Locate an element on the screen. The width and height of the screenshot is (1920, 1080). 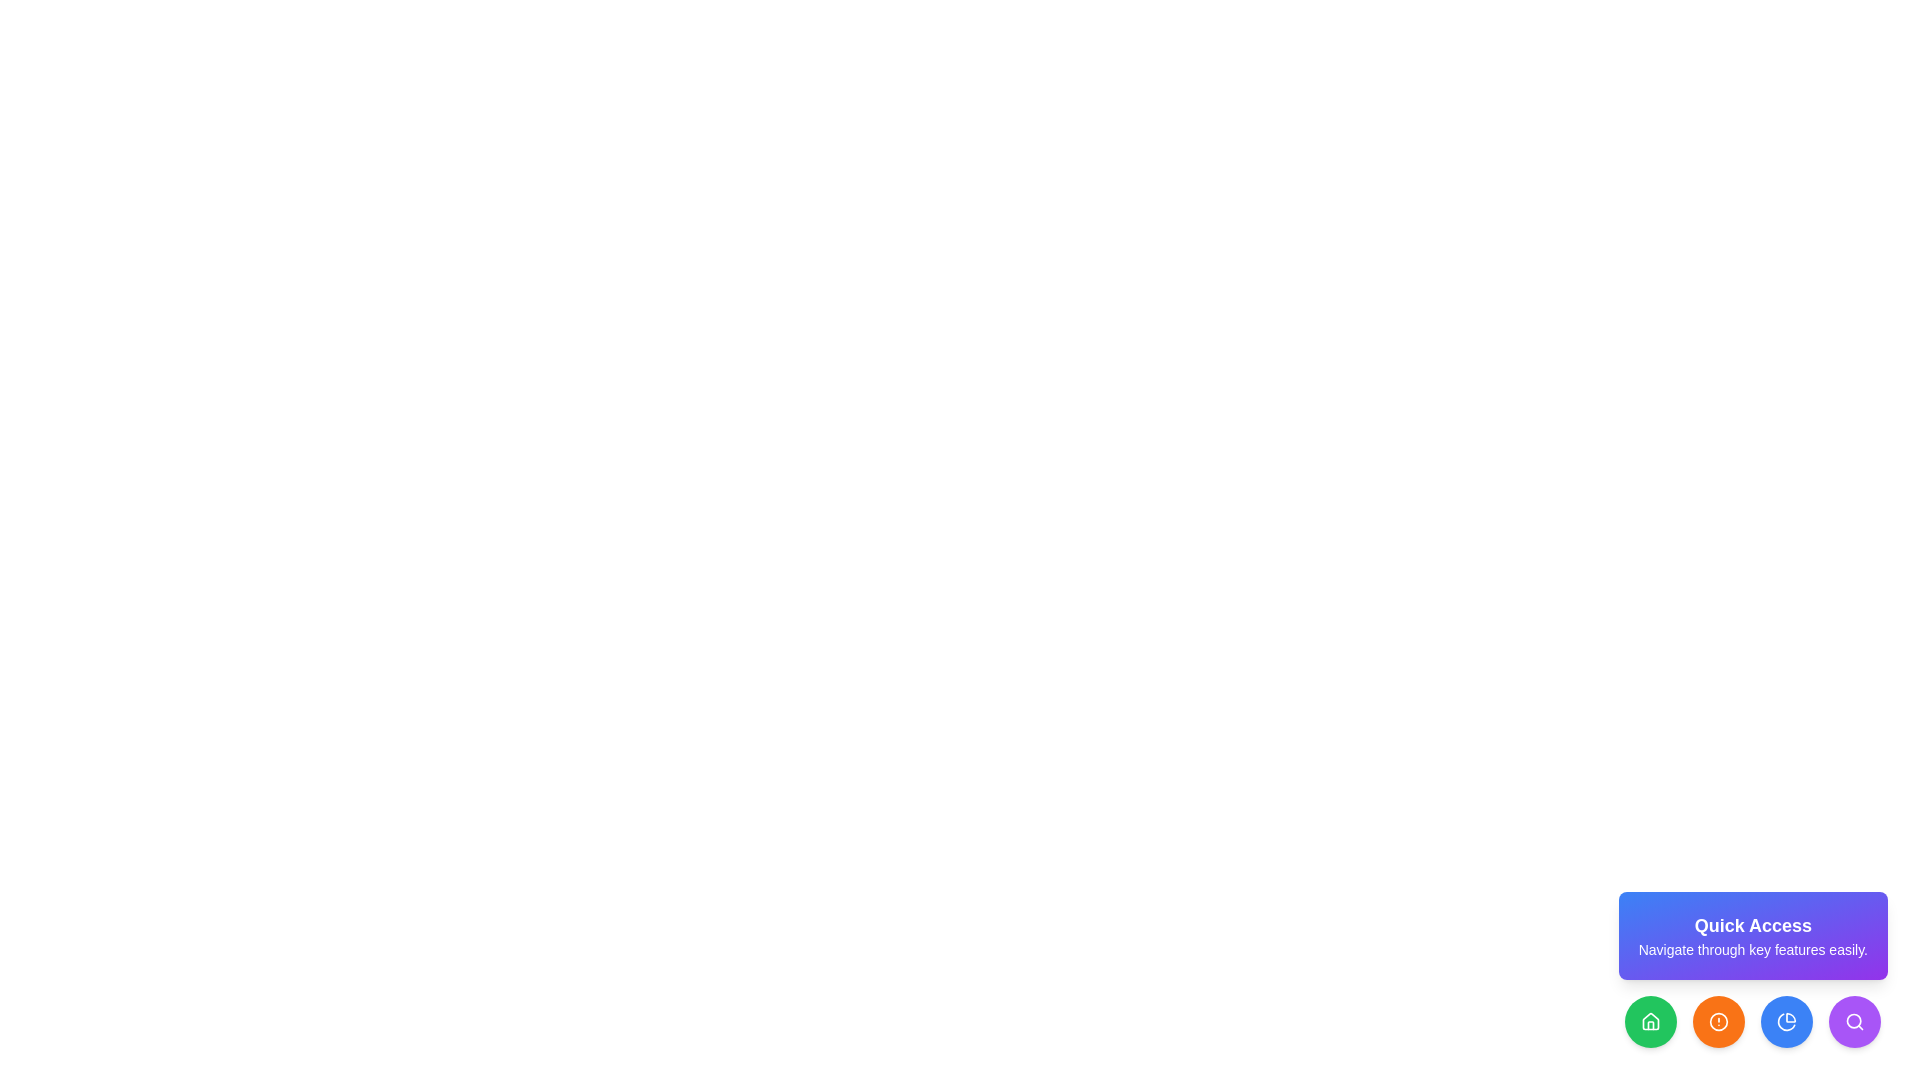
the circular purple button with a white search icon located at the bottom right of the interface is located at coordinates (1854, 1022).